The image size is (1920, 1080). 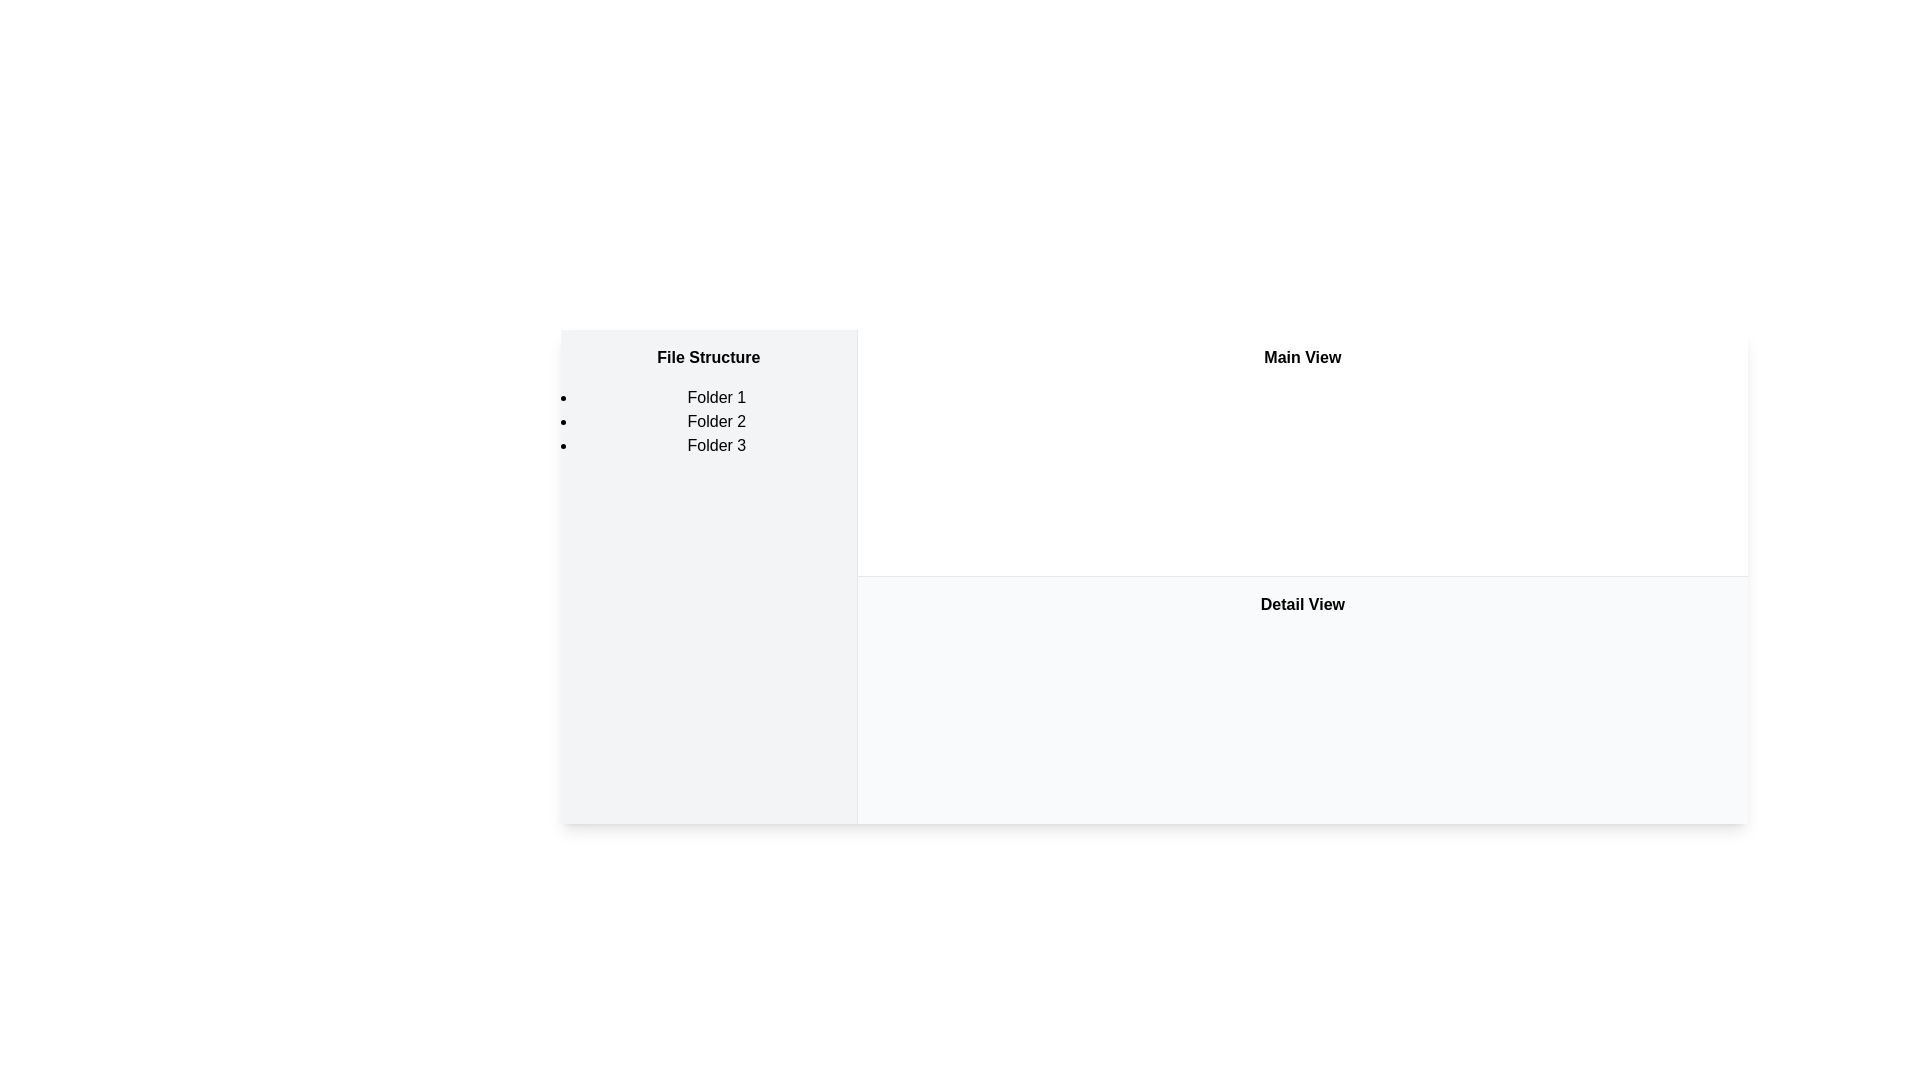 What do you see at coordinates (716, 420) in the screenshot?
I see `the individual list items of the unordered list displaying 'Folder 1', 'Folder 2', and 'Folder 3', which is located centrally within the left panel under the 'File Structure' heading` at bounding box center [716, 420].